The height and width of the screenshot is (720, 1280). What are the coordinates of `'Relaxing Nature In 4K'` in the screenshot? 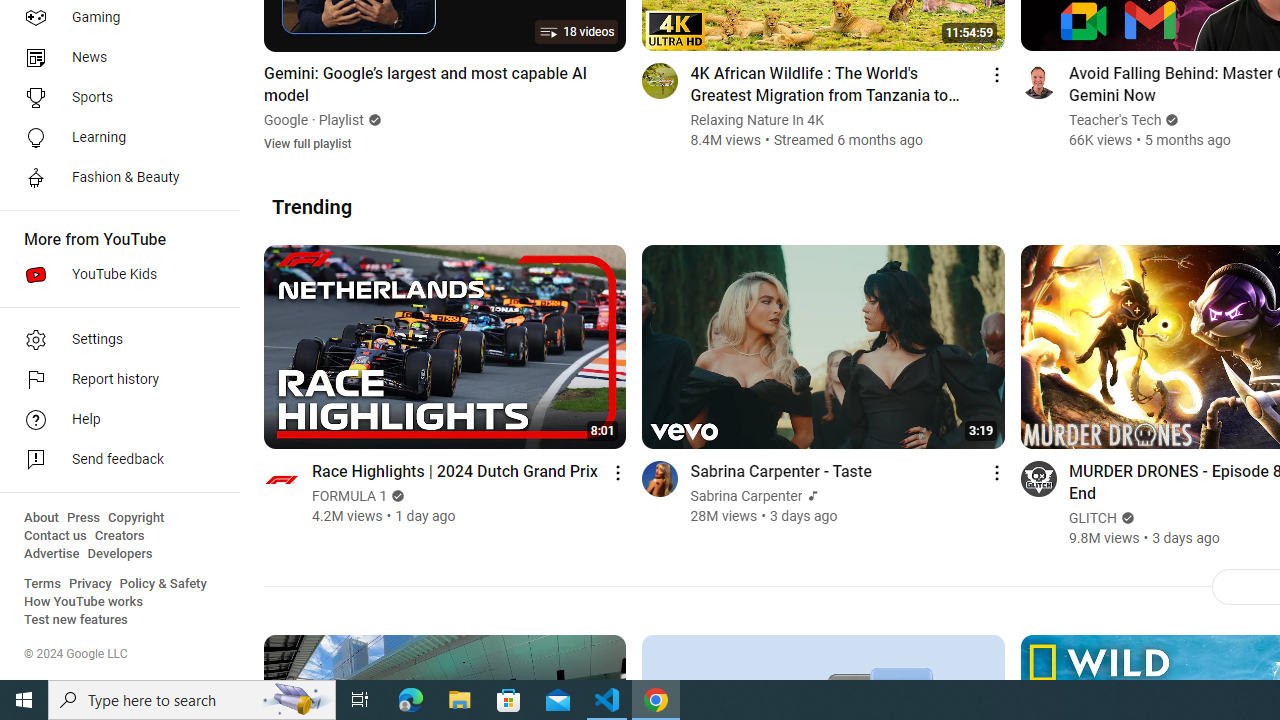 It's located at (756, 120).